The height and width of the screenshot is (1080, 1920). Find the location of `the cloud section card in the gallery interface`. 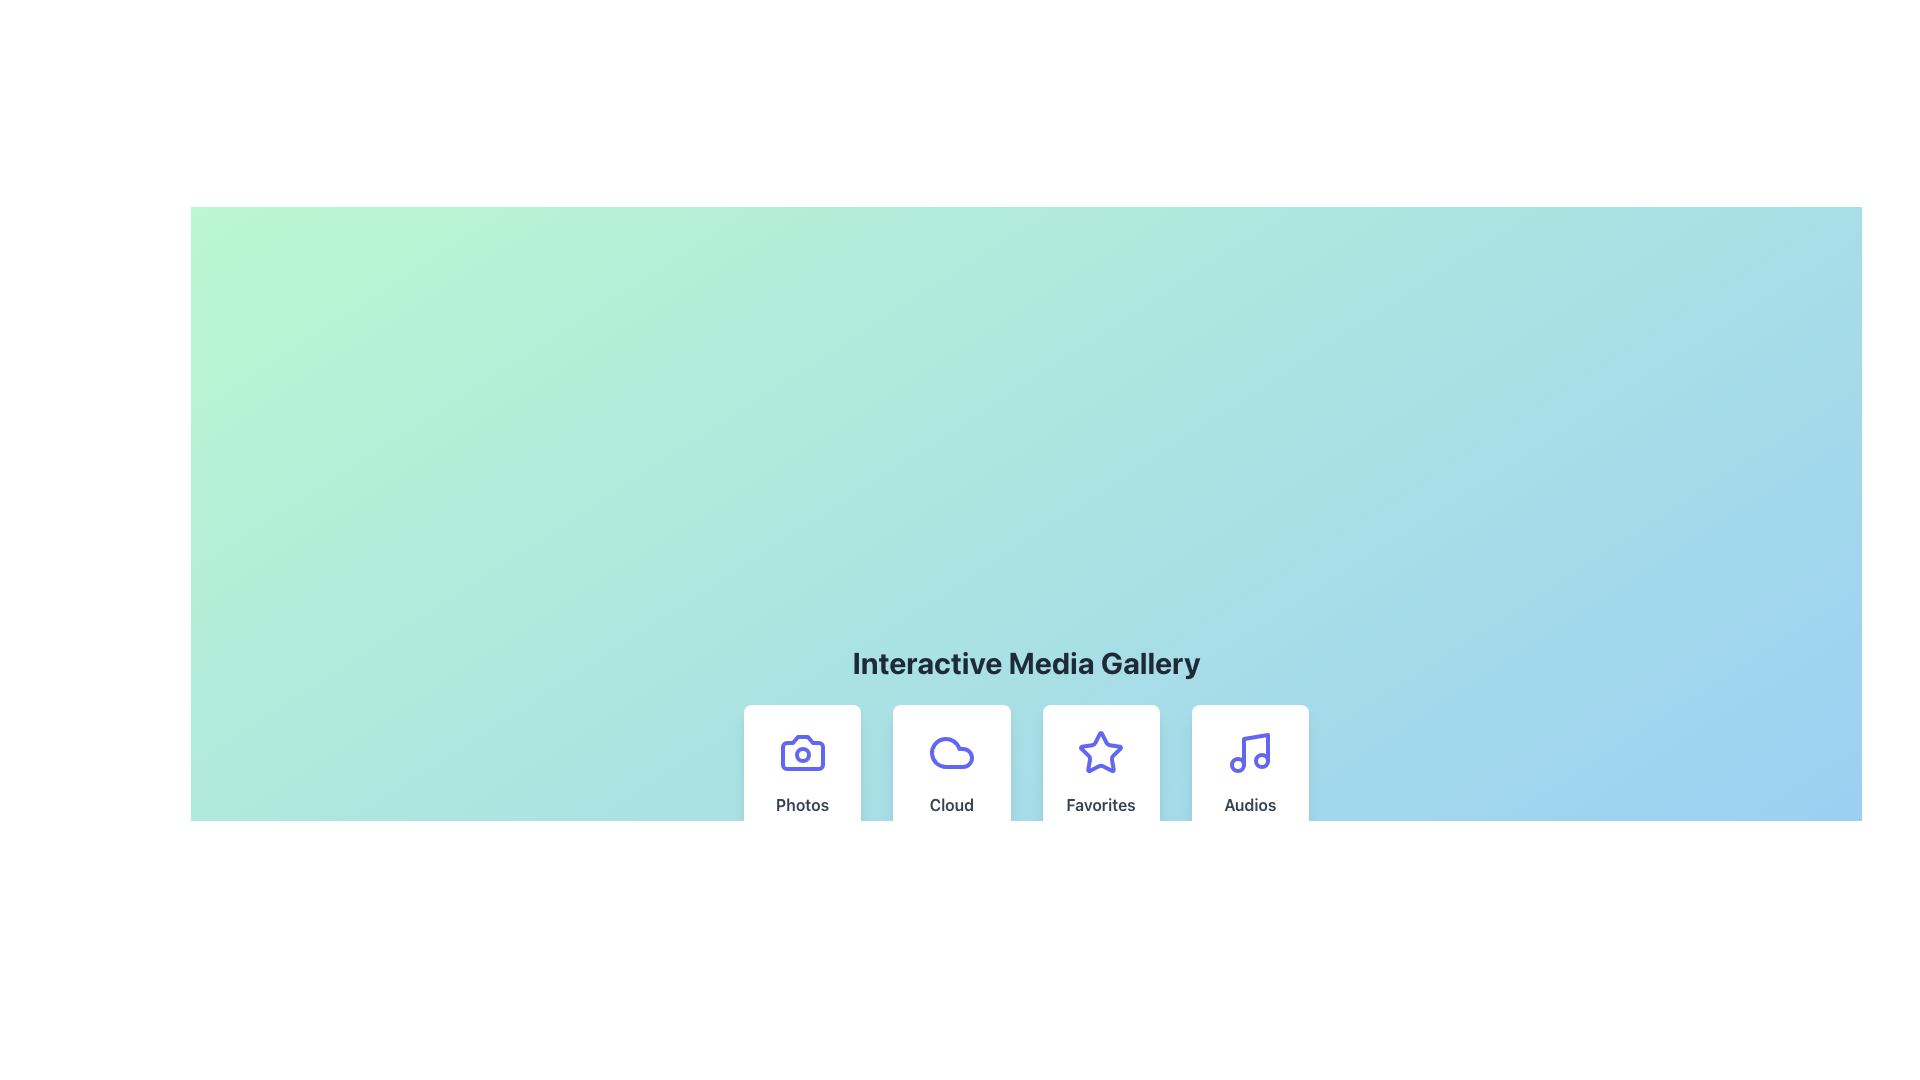

the cloud section card in the gallery interface is located at coordinates (950, 775).